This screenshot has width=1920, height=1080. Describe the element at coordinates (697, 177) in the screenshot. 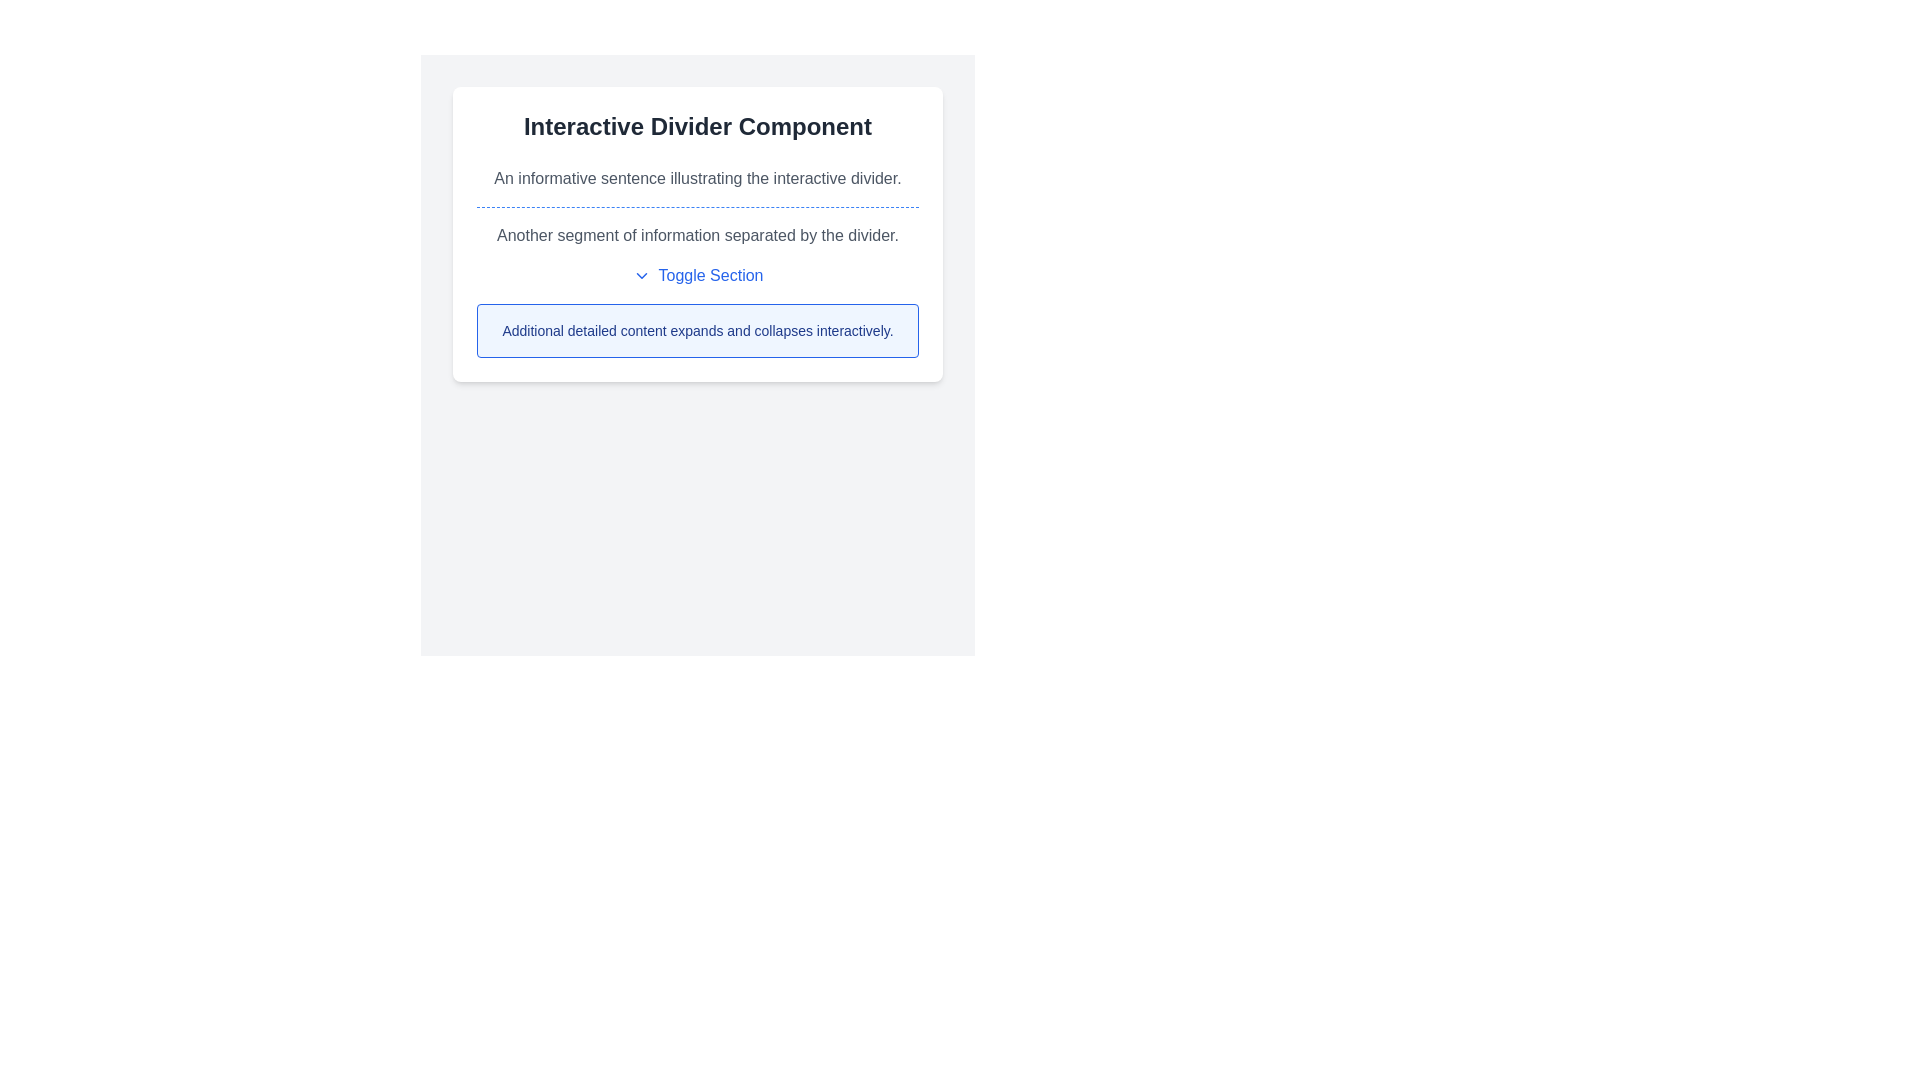

I see `informational text label located in the white card UI beneath the header 'Interactive Divider Component', positioned above a dashed blue divider` at that location.